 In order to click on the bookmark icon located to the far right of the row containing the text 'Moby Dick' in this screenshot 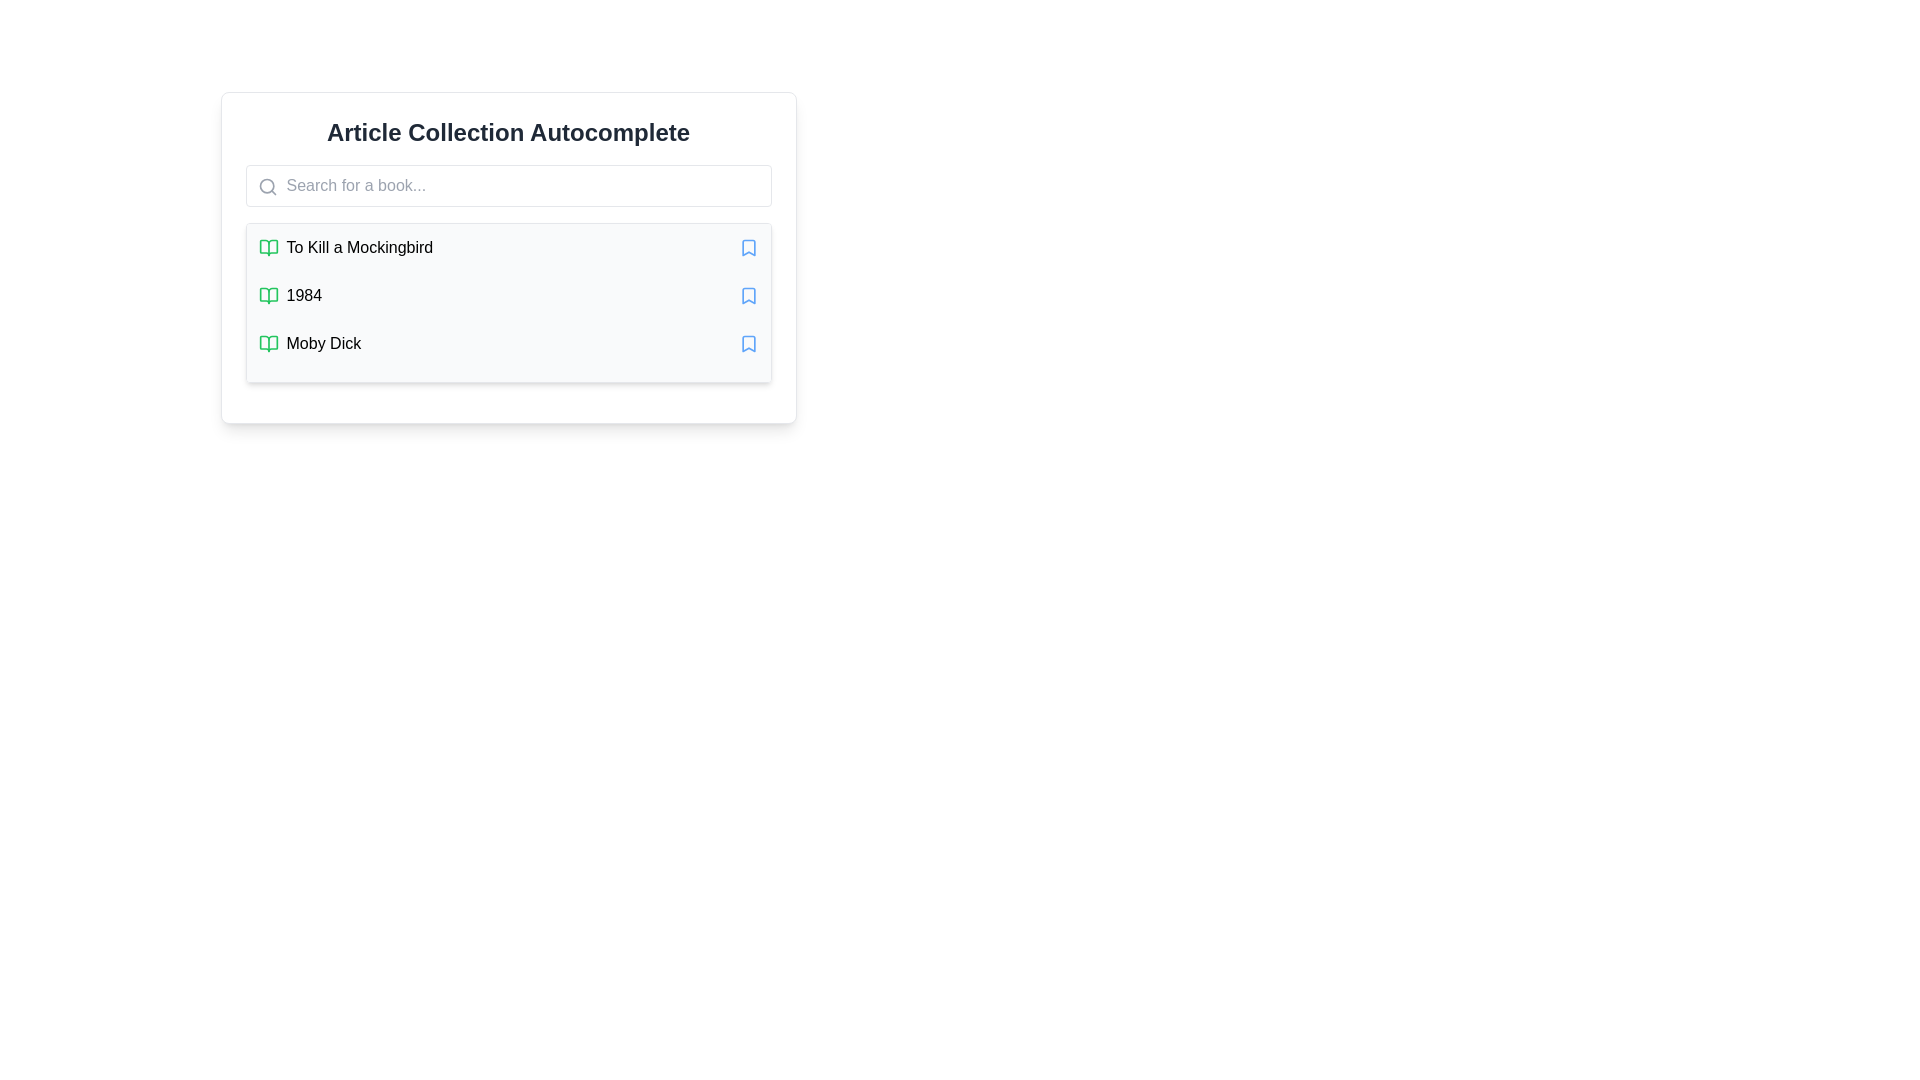, I will do `click(747, 342)`.